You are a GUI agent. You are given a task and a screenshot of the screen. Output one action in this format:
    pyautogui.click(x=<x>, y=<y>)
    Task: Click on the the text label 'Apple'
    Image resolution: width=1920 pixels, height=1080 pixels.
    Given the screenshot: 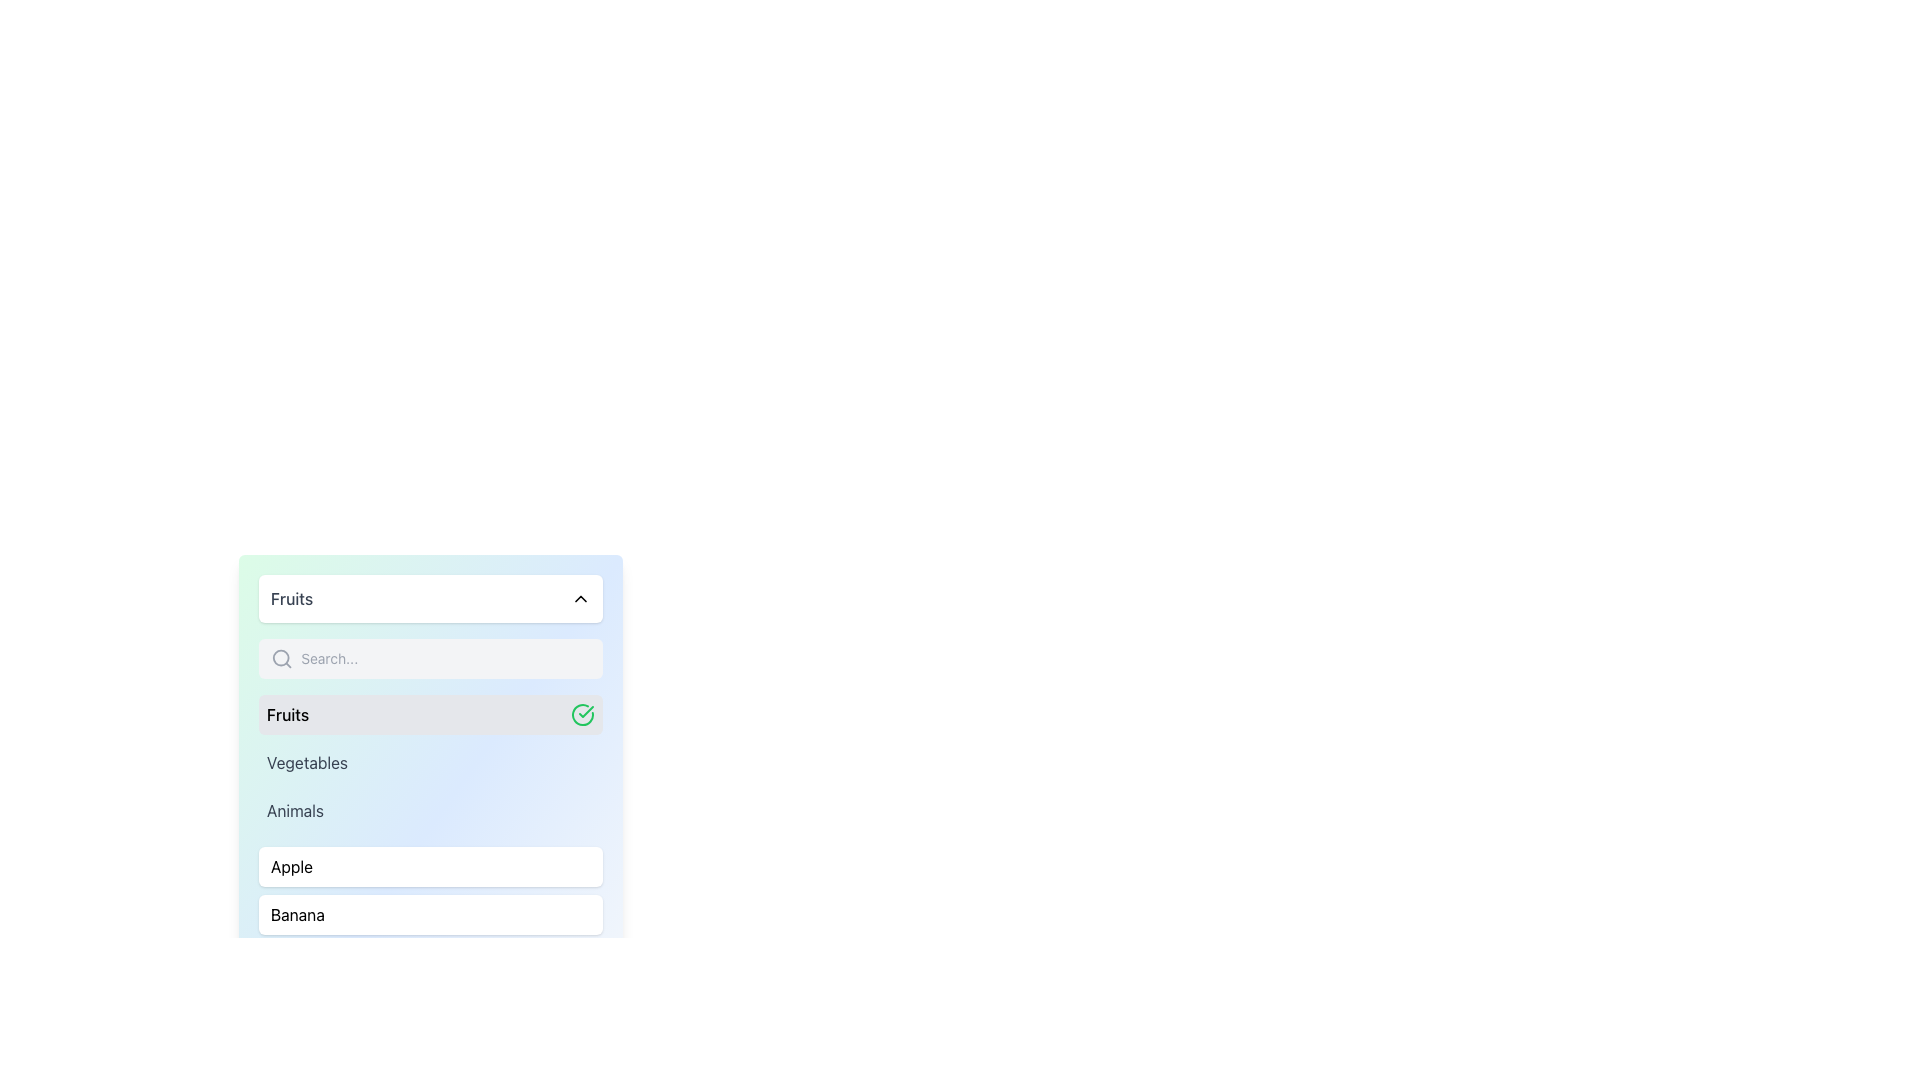 What is the action you would take?
    pyautogui.click(x=291, y=866)
    